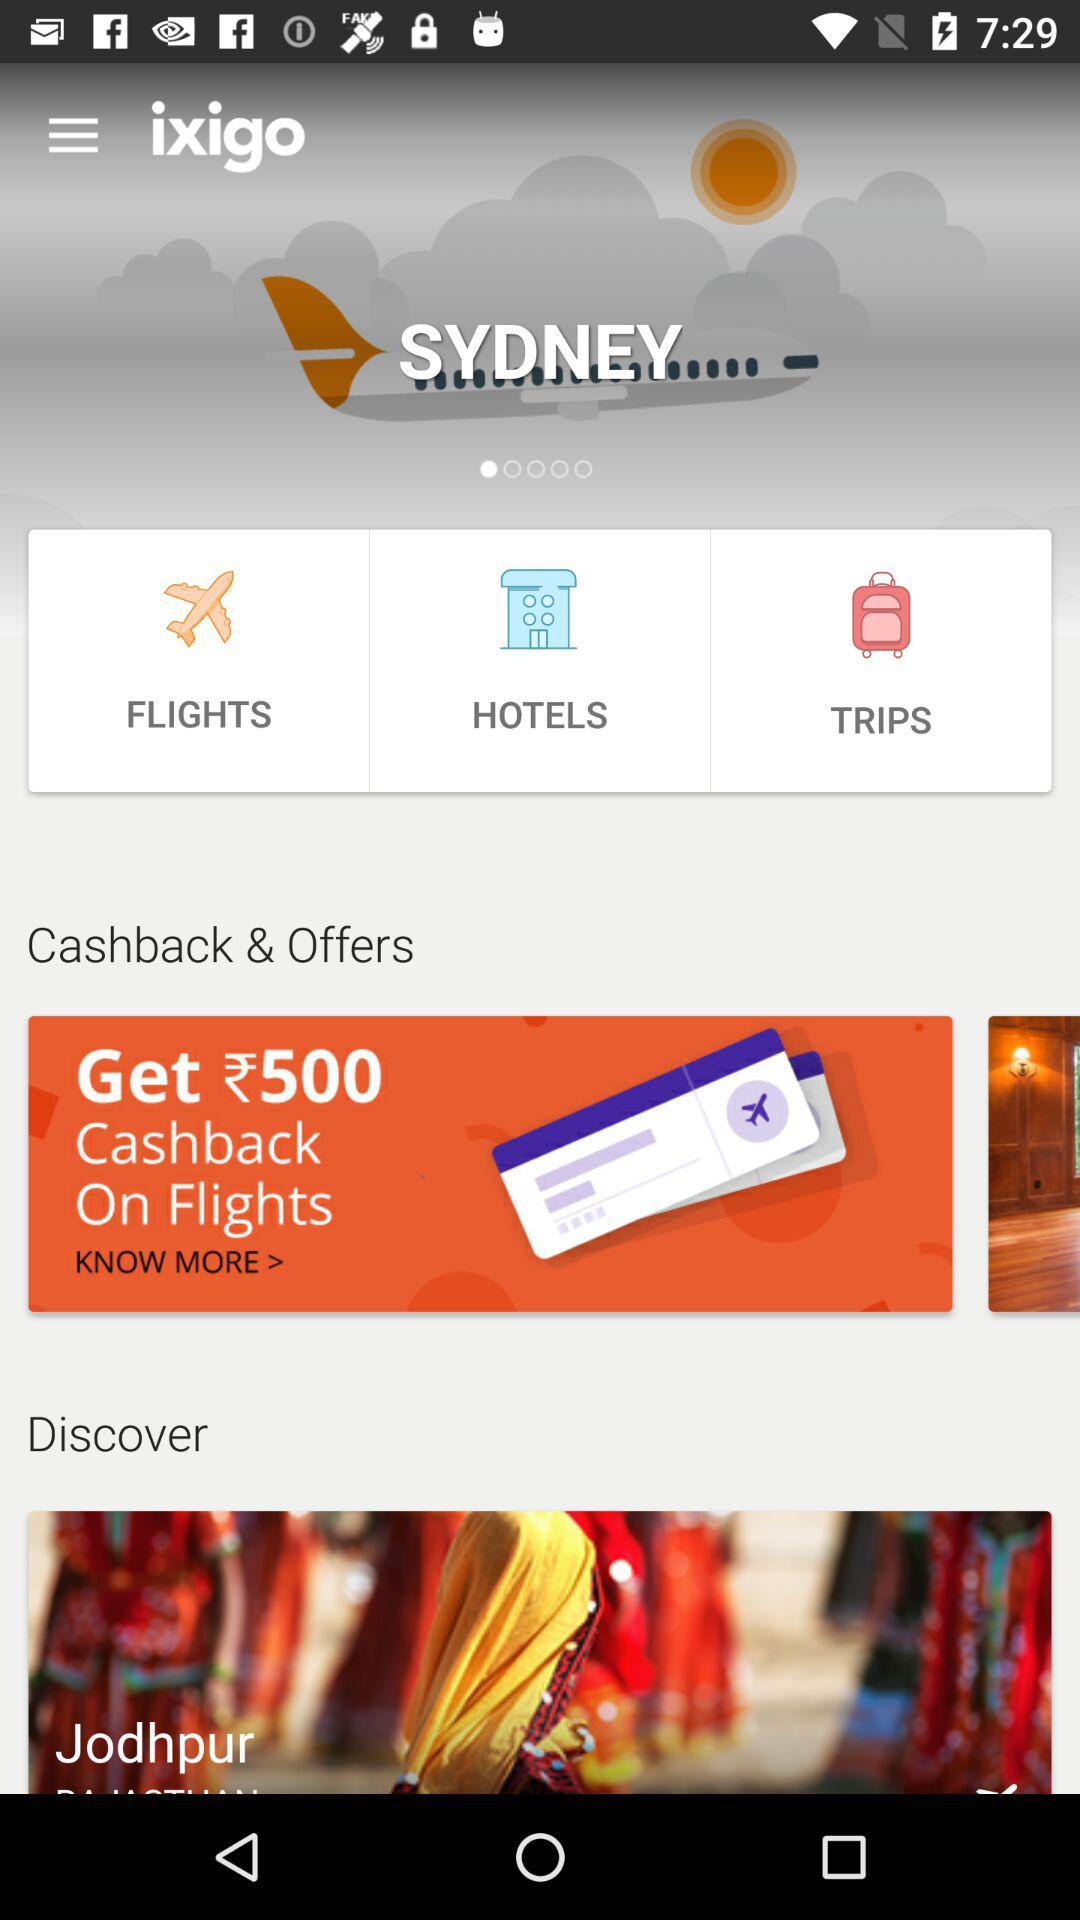 The image size is (1080, 1920). Describe the element at coordinates (880, 660) in the screenshot. I see `the icon above the cashback & offers item` at that location.